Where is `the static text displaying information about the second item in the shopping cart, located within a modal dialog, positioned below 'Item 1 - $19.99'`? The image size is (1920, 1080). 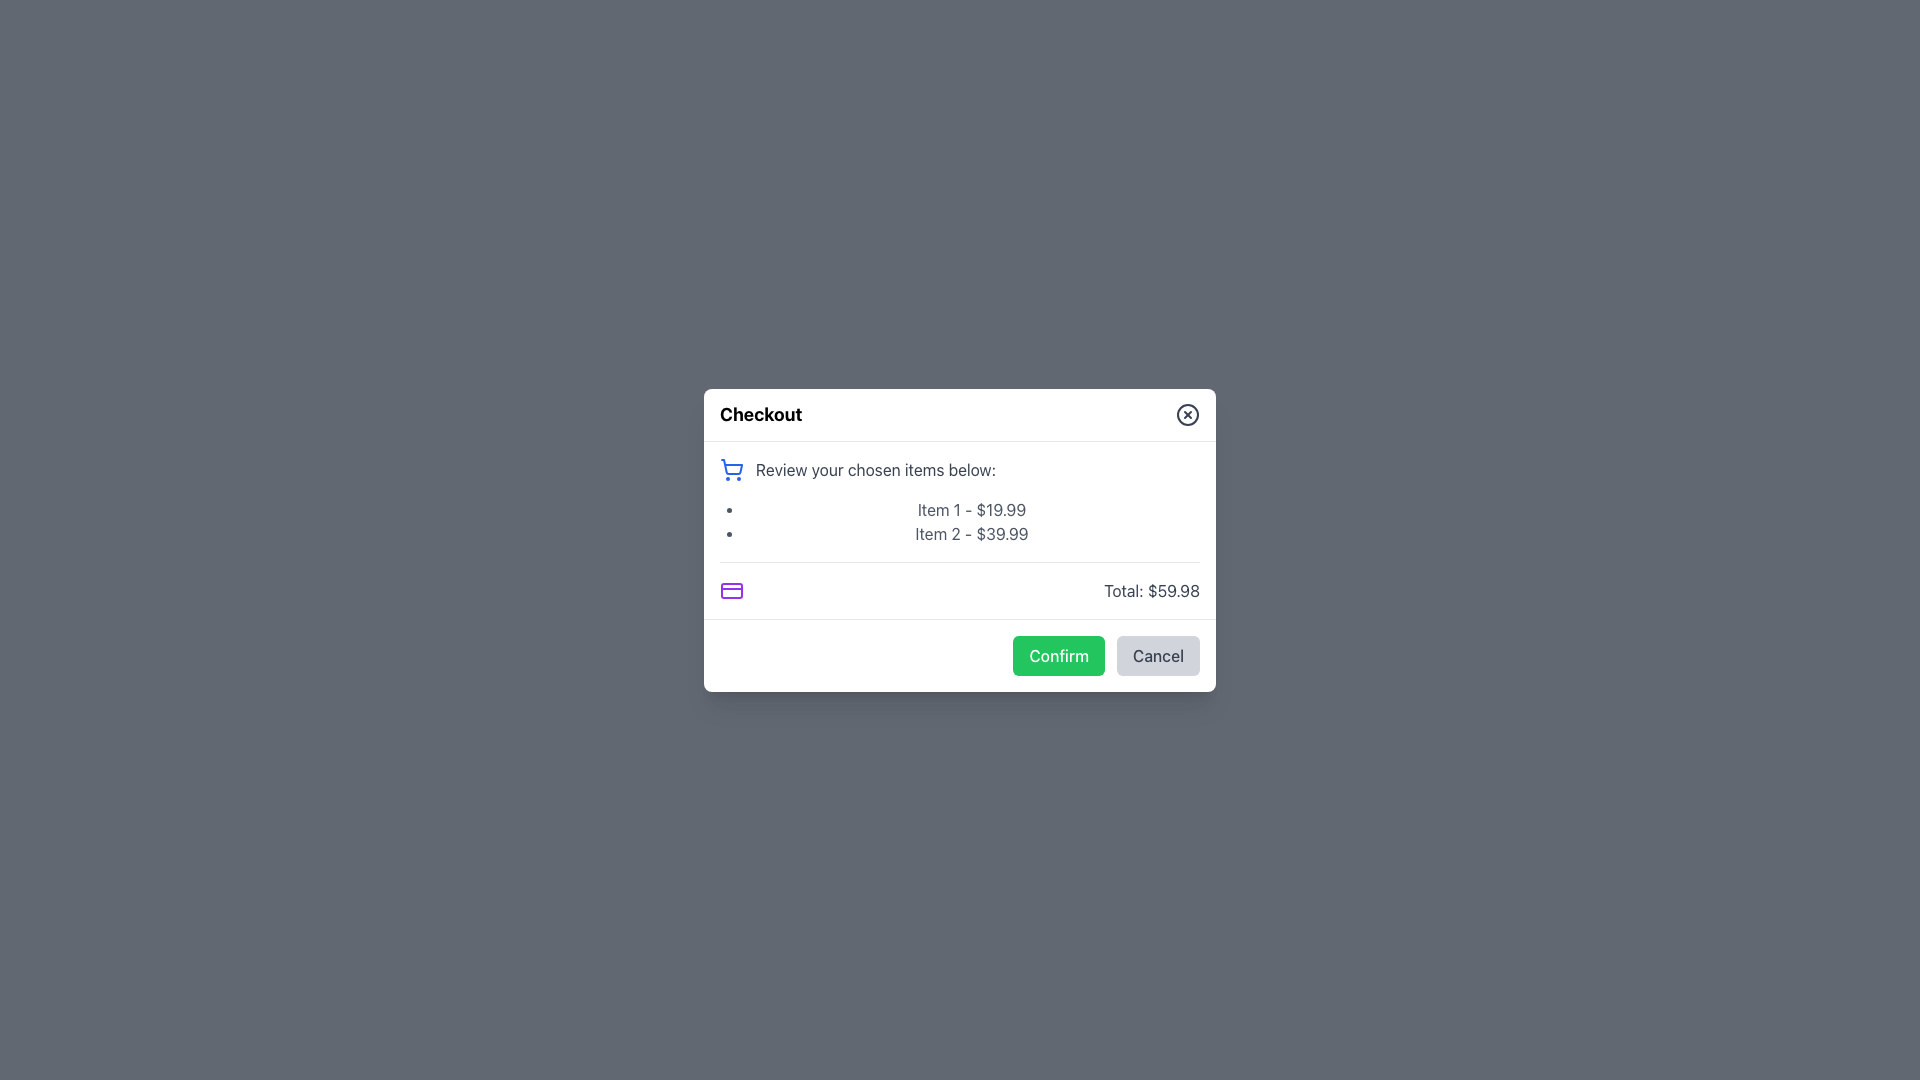 the static text displaying information about the second item in the shopping cart, located within a modal dialog, positioned below 'Item 1 - $19.99' is located at coordinates (971, 532).